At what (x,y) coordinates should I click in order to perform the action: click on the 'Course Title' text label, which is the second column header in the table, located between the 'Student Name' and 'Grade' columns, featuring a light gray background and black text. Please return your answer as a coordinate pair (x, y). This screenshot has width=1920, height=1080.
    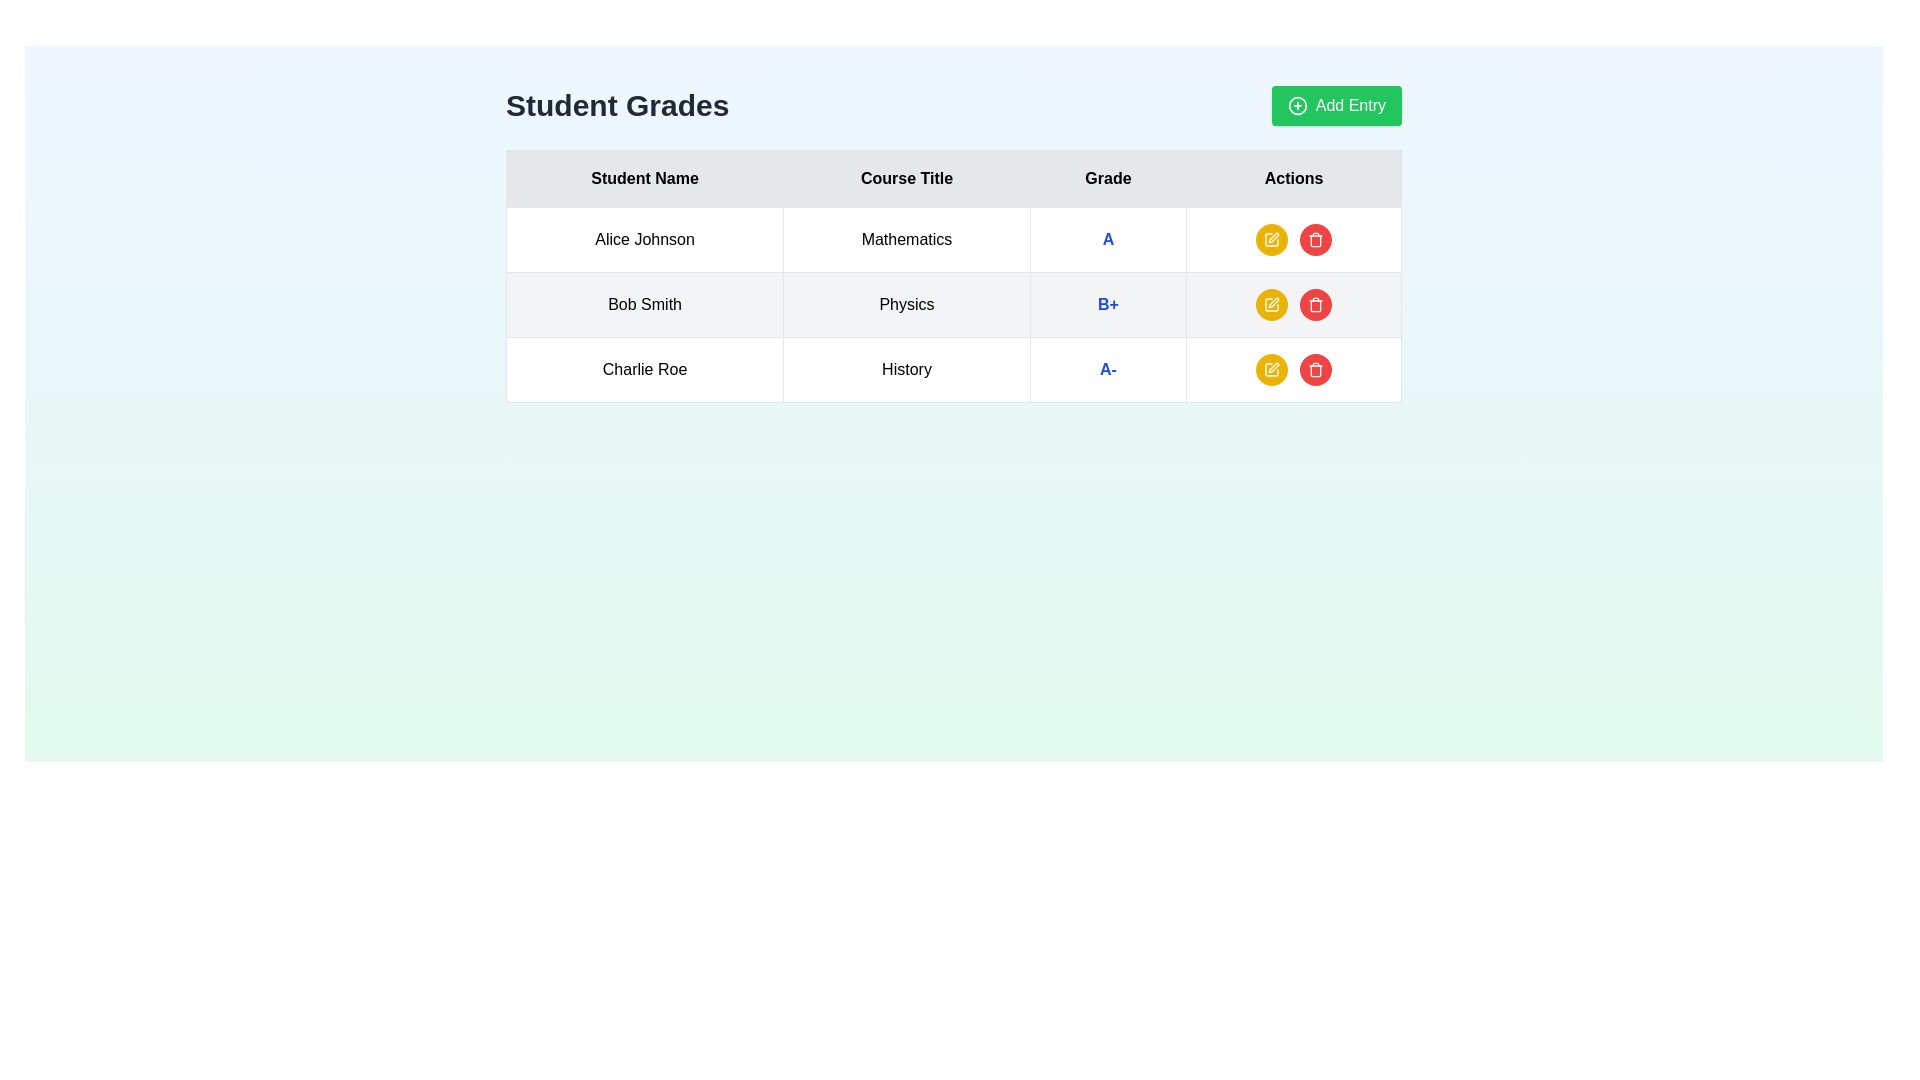
    Looking at the image, I should click on (906, 177).